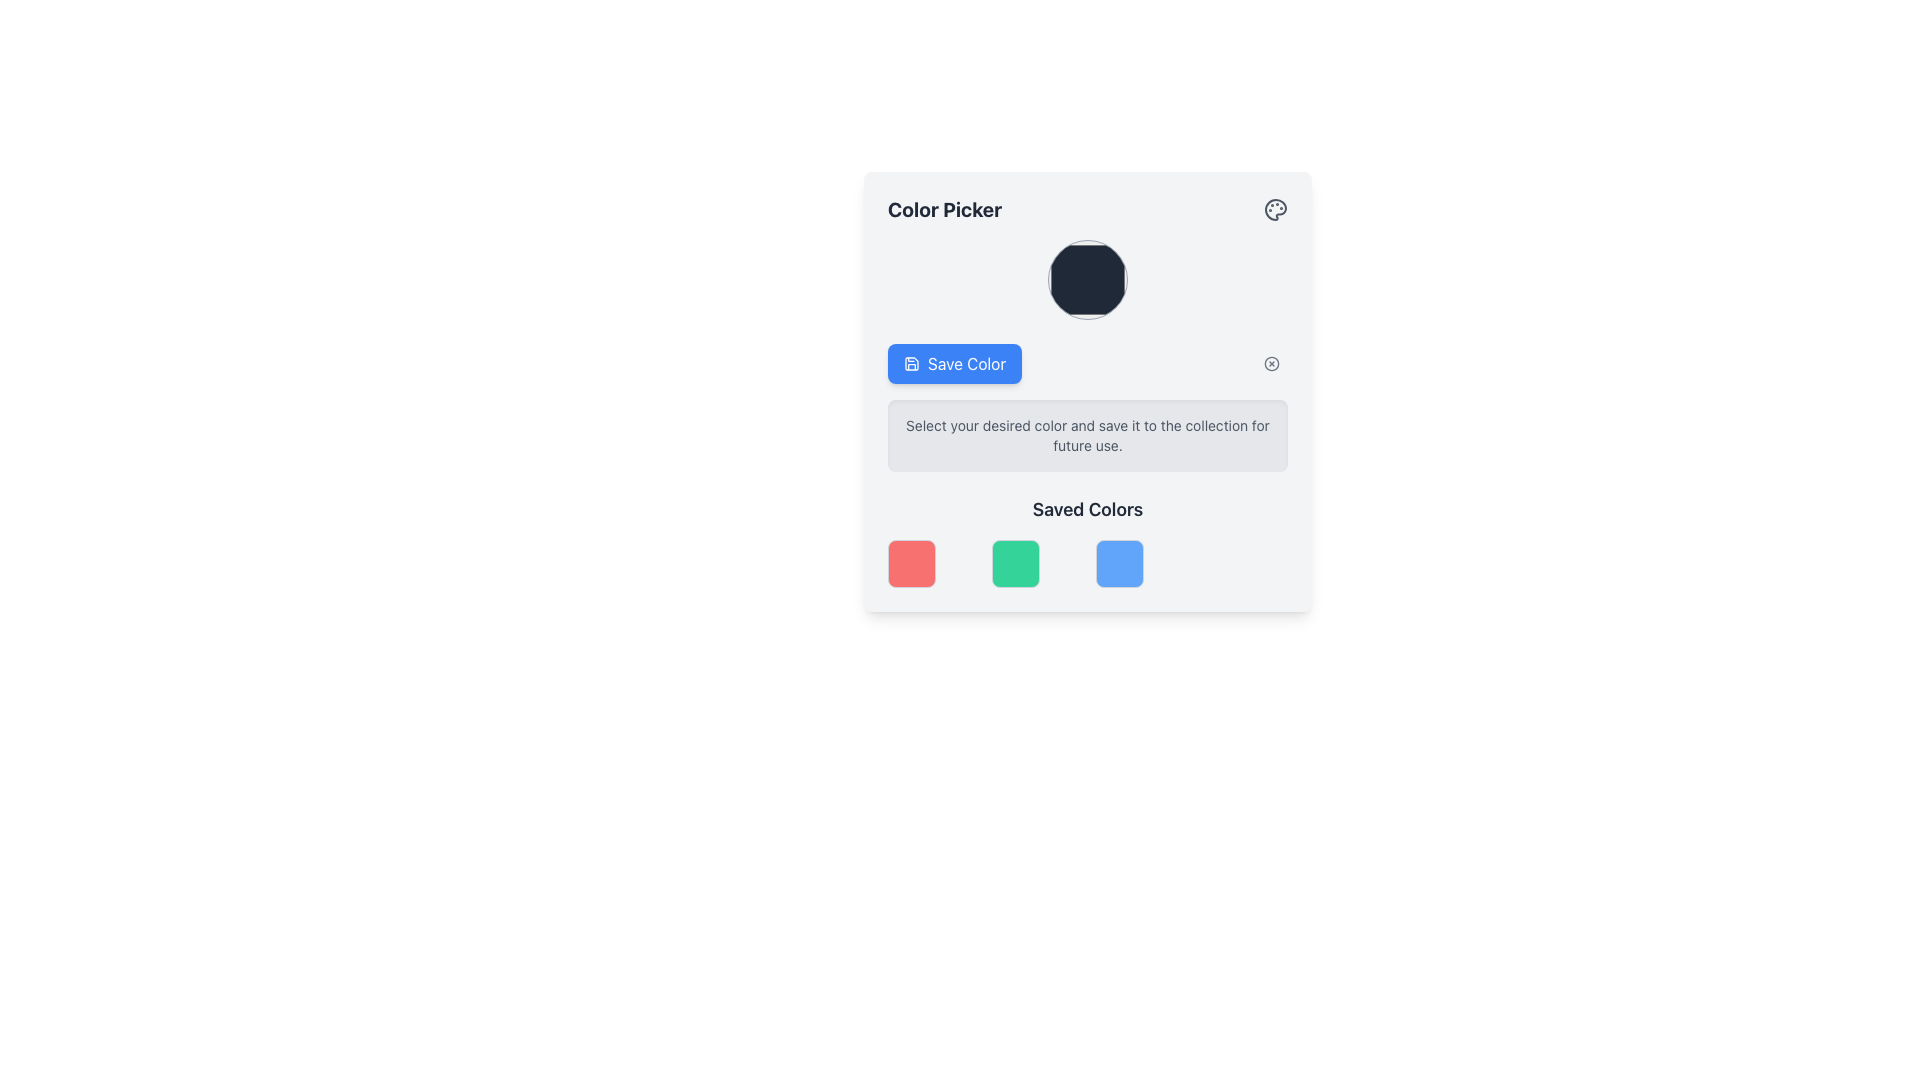 This screenshot has width=1920, height=1080. Describe the element at coordinates (1275, 209) in the screenshot. I see `the color management icon located` at that location.